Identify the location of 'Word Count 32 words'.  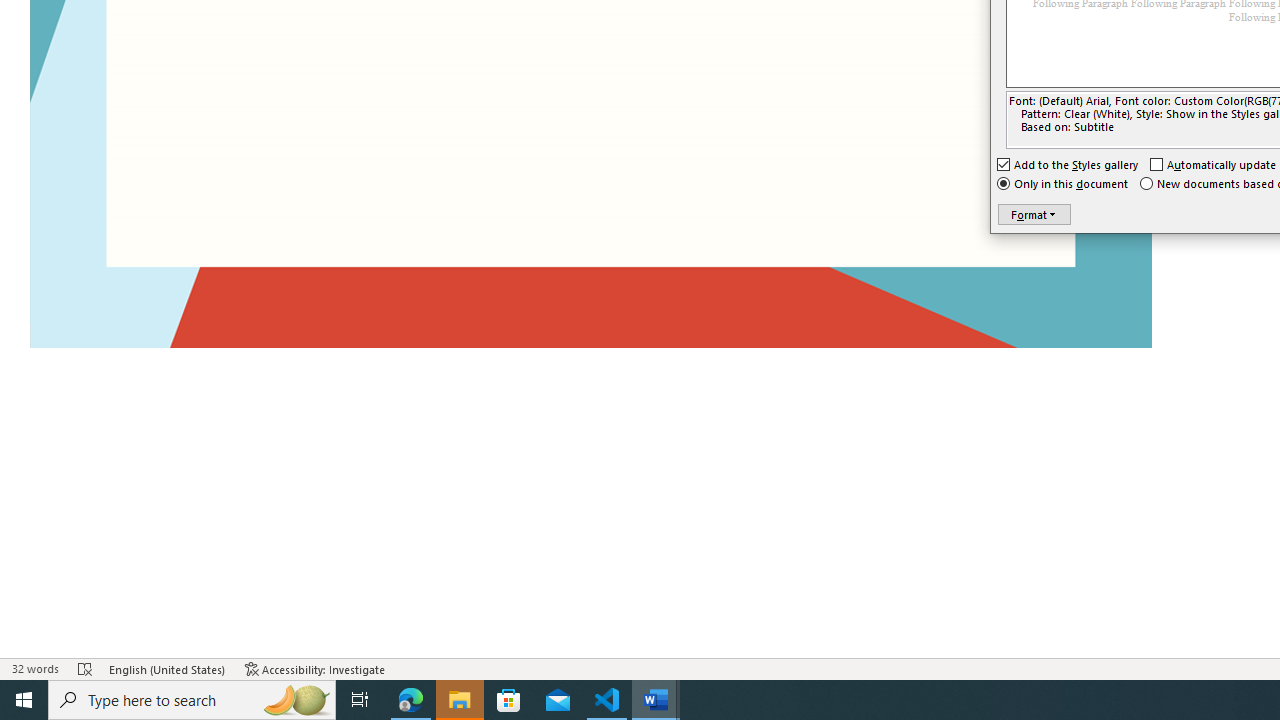
(35, 669).